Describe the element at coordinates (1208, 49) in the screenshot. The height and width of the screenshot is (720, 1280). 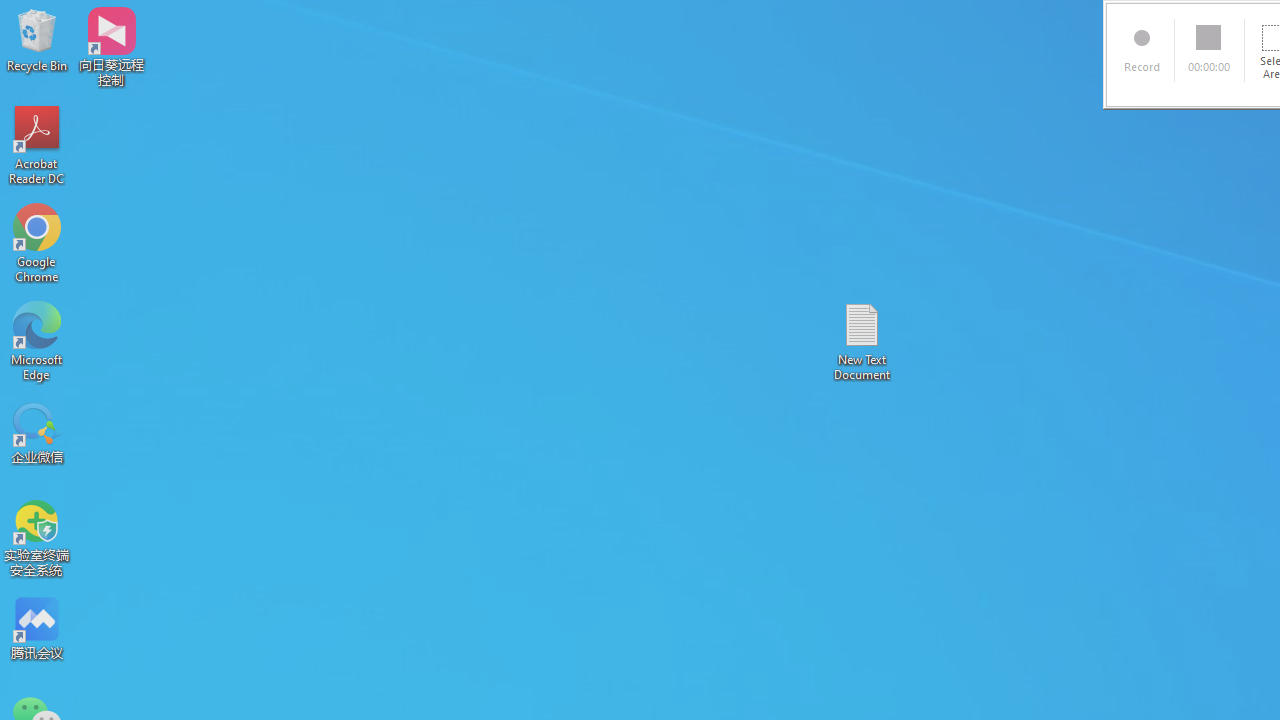
I see `'00:00:00'` at that location.